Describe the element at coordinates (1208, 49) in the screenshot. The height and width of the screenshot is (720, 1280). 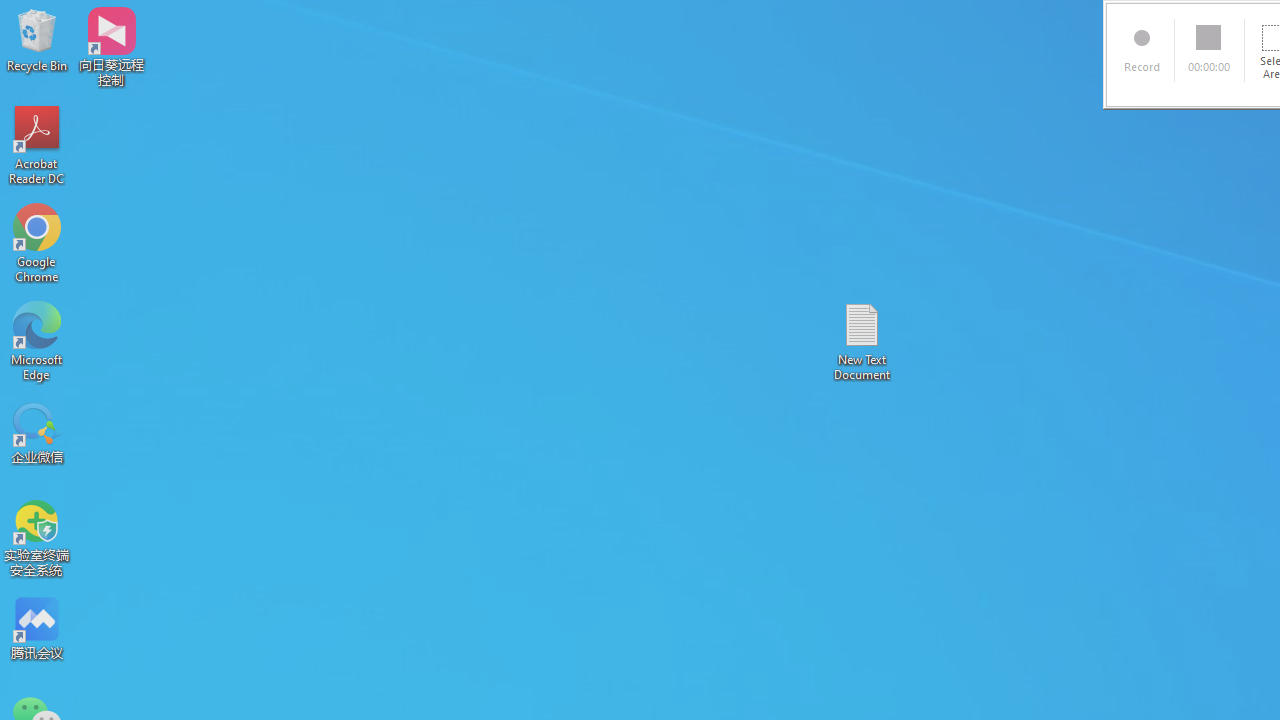
I see `'00:00:00'` at that location.